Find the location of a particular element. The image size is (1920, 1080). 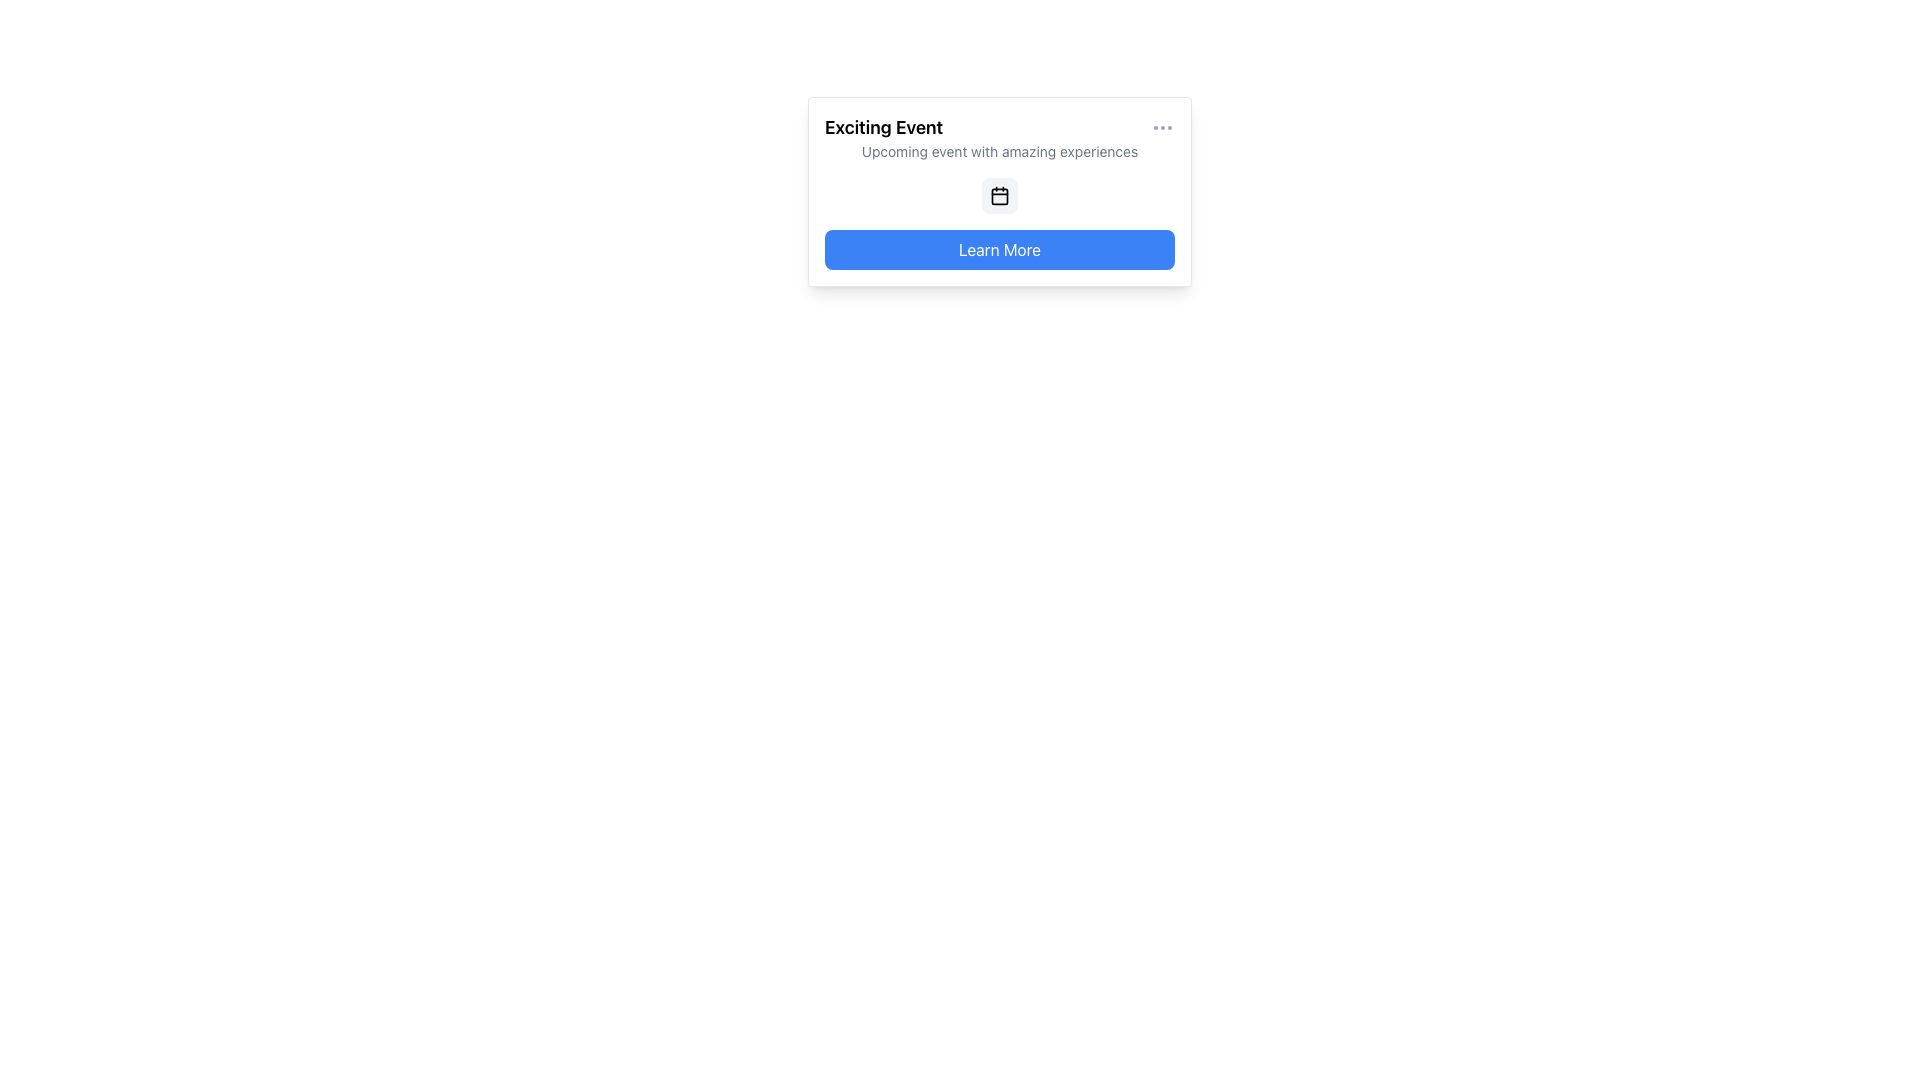

the Text Display element located at the top of the card, which provides an overview of the event or feature is located at coordinates (999, 137).